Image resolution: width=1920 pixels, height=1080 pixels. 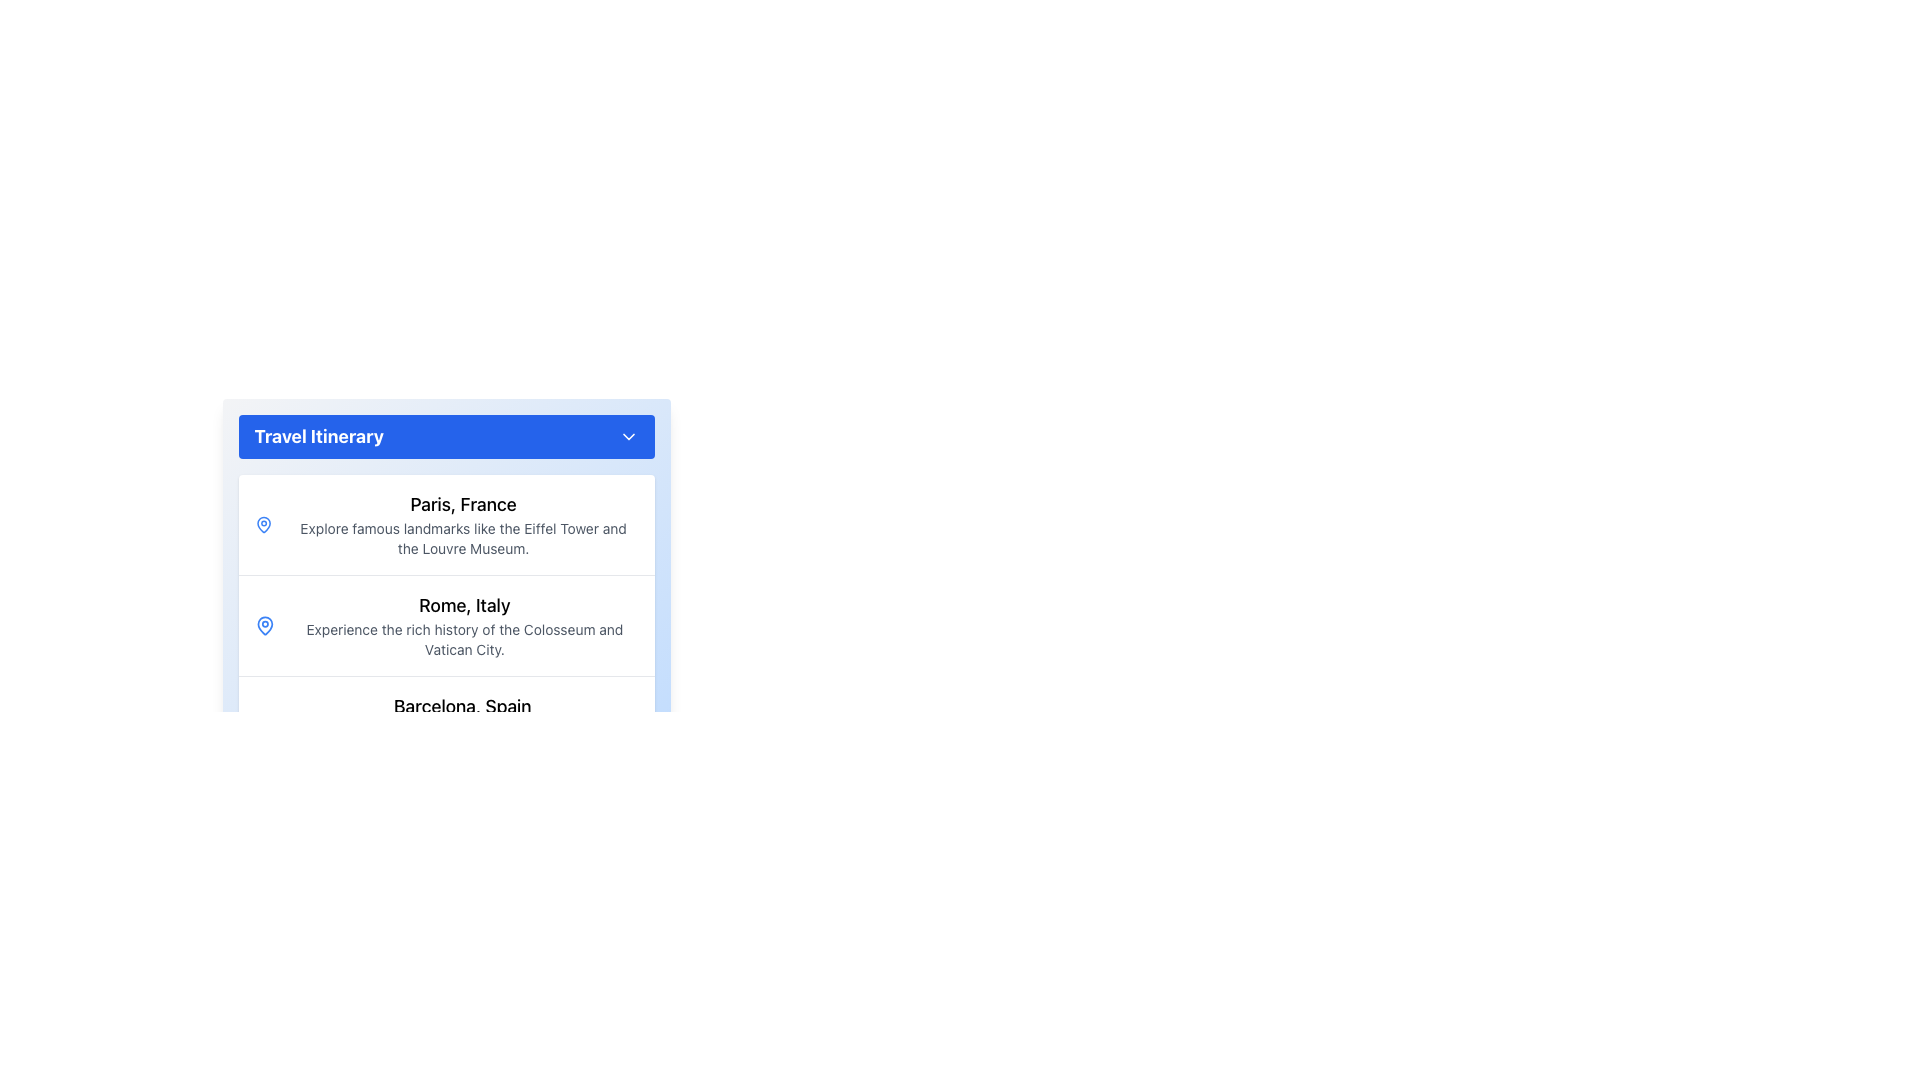 I want to click on descriptive text about the 'Rome, Italy' travel destination, which is located directly below the 'Rome, Italy' title, so click(x=463, y=640).